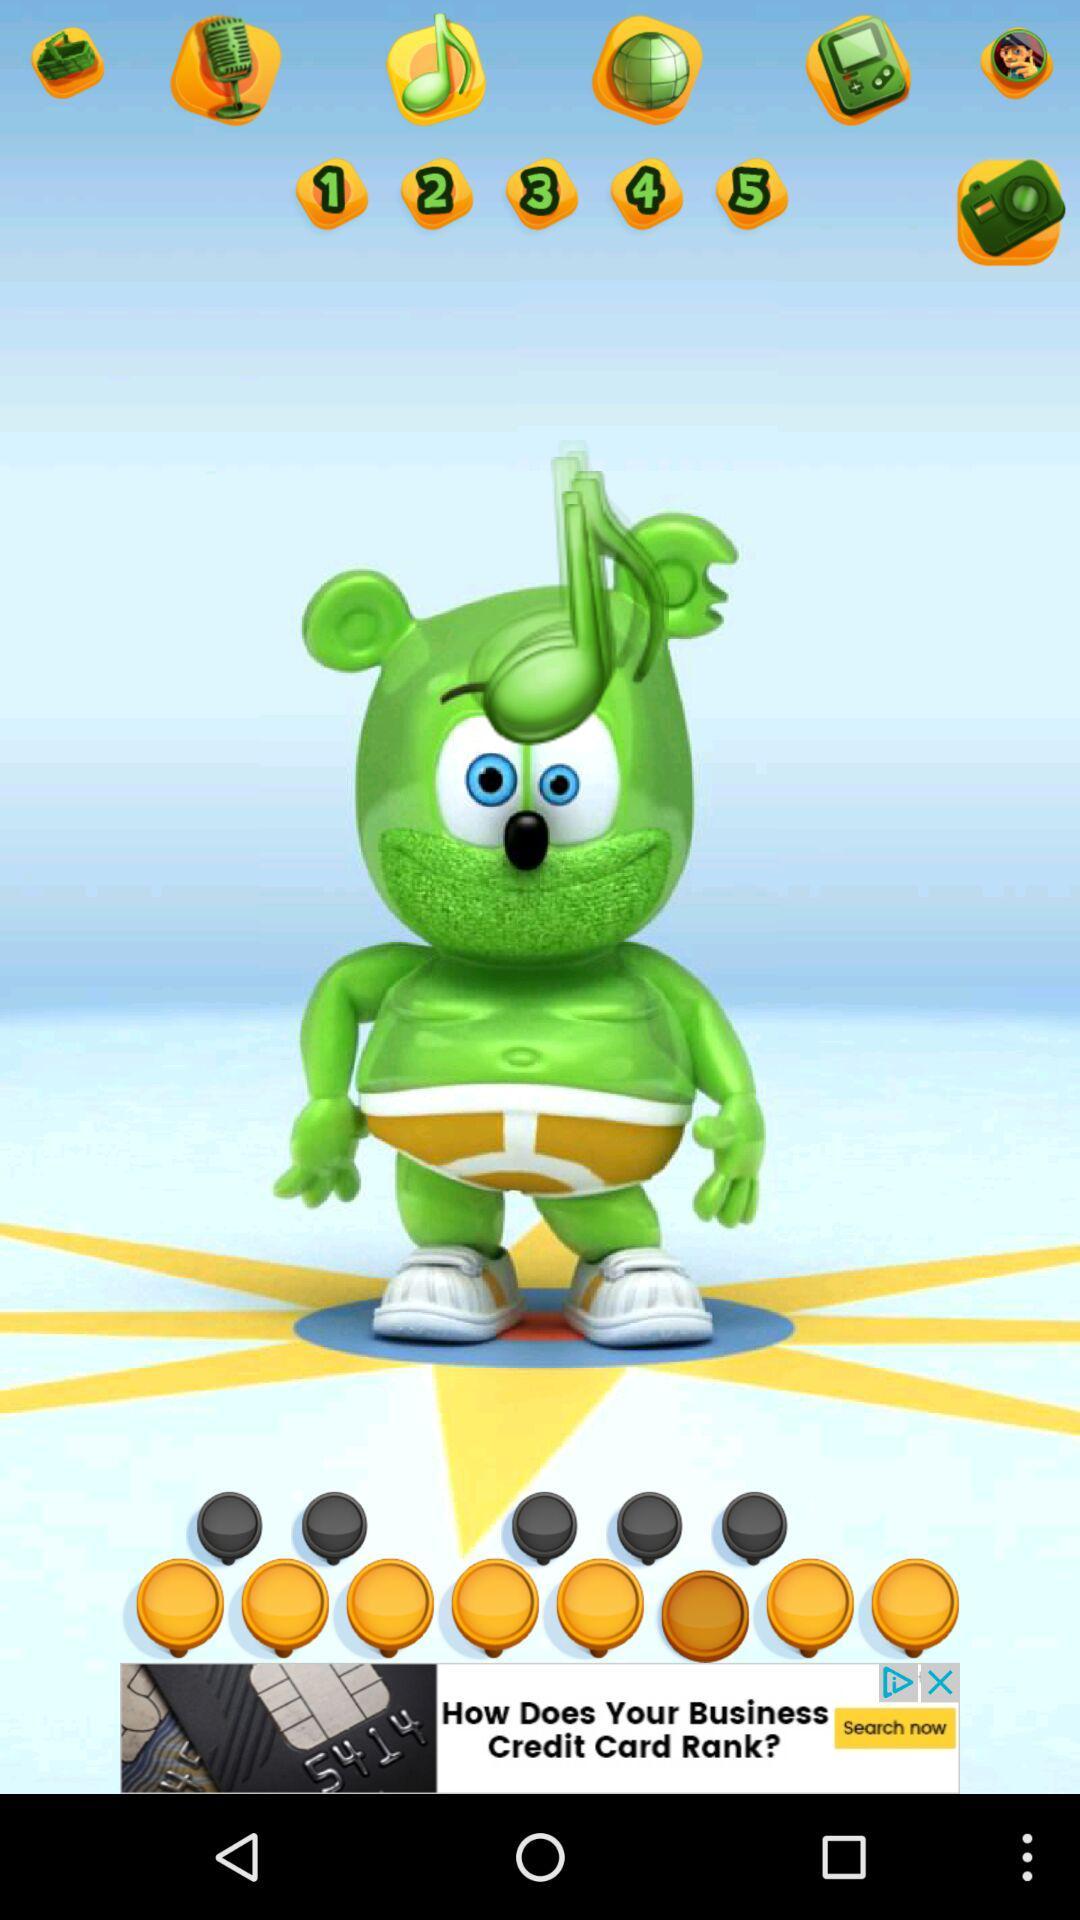  Describe the element at coordinates (328, 196) in the screenshot. I see `gummy bear talk` at that location.